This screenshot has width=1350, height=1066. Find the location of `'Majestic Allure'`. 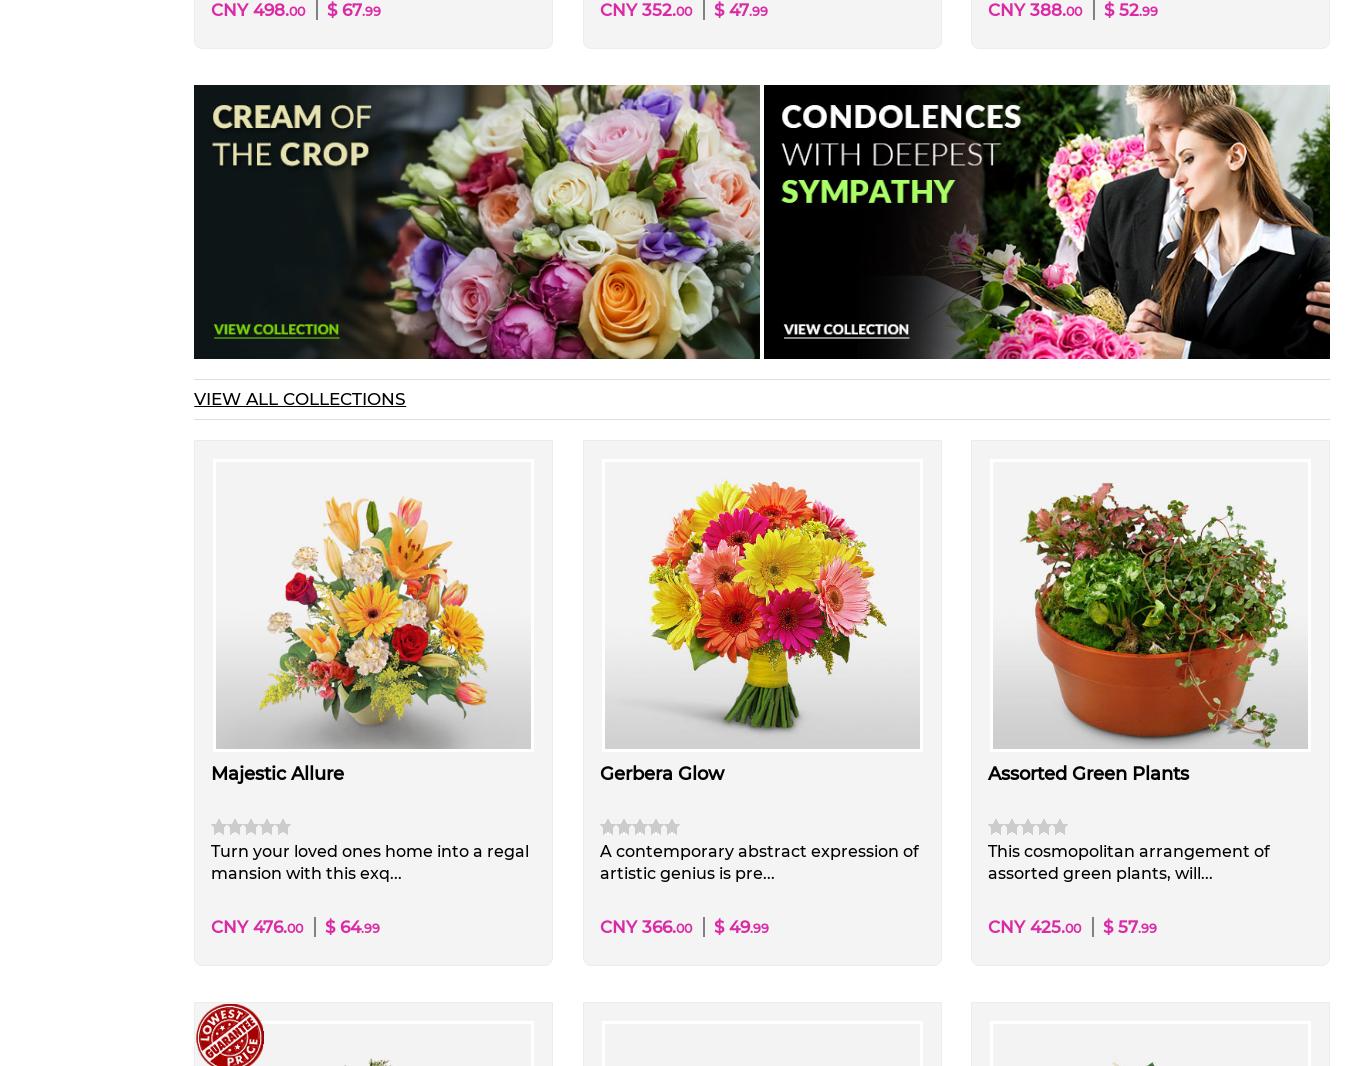

'Majestic Allure' is located at coordinates (211, 773).